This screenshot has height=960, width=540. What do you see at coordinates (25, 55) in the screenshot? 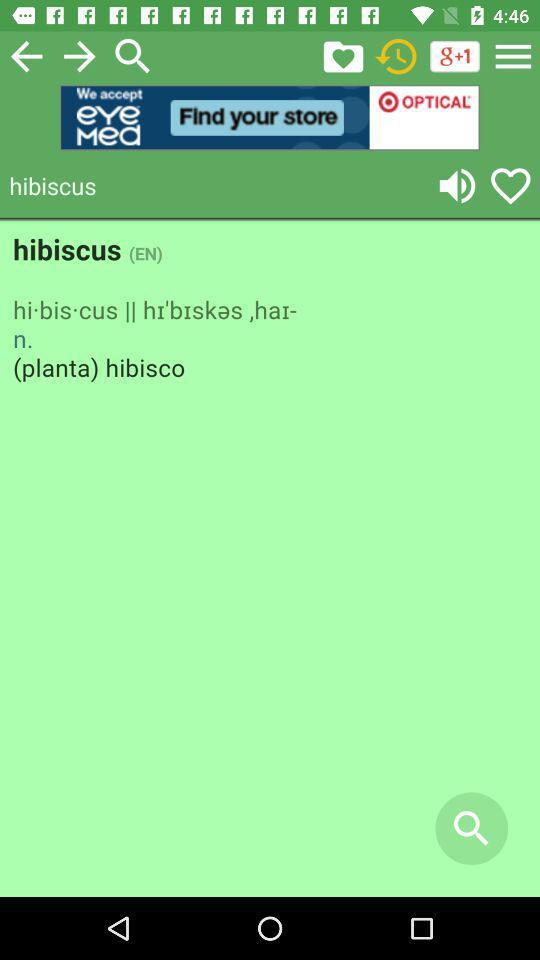
I see `go back` at bounding box center [25, 55].